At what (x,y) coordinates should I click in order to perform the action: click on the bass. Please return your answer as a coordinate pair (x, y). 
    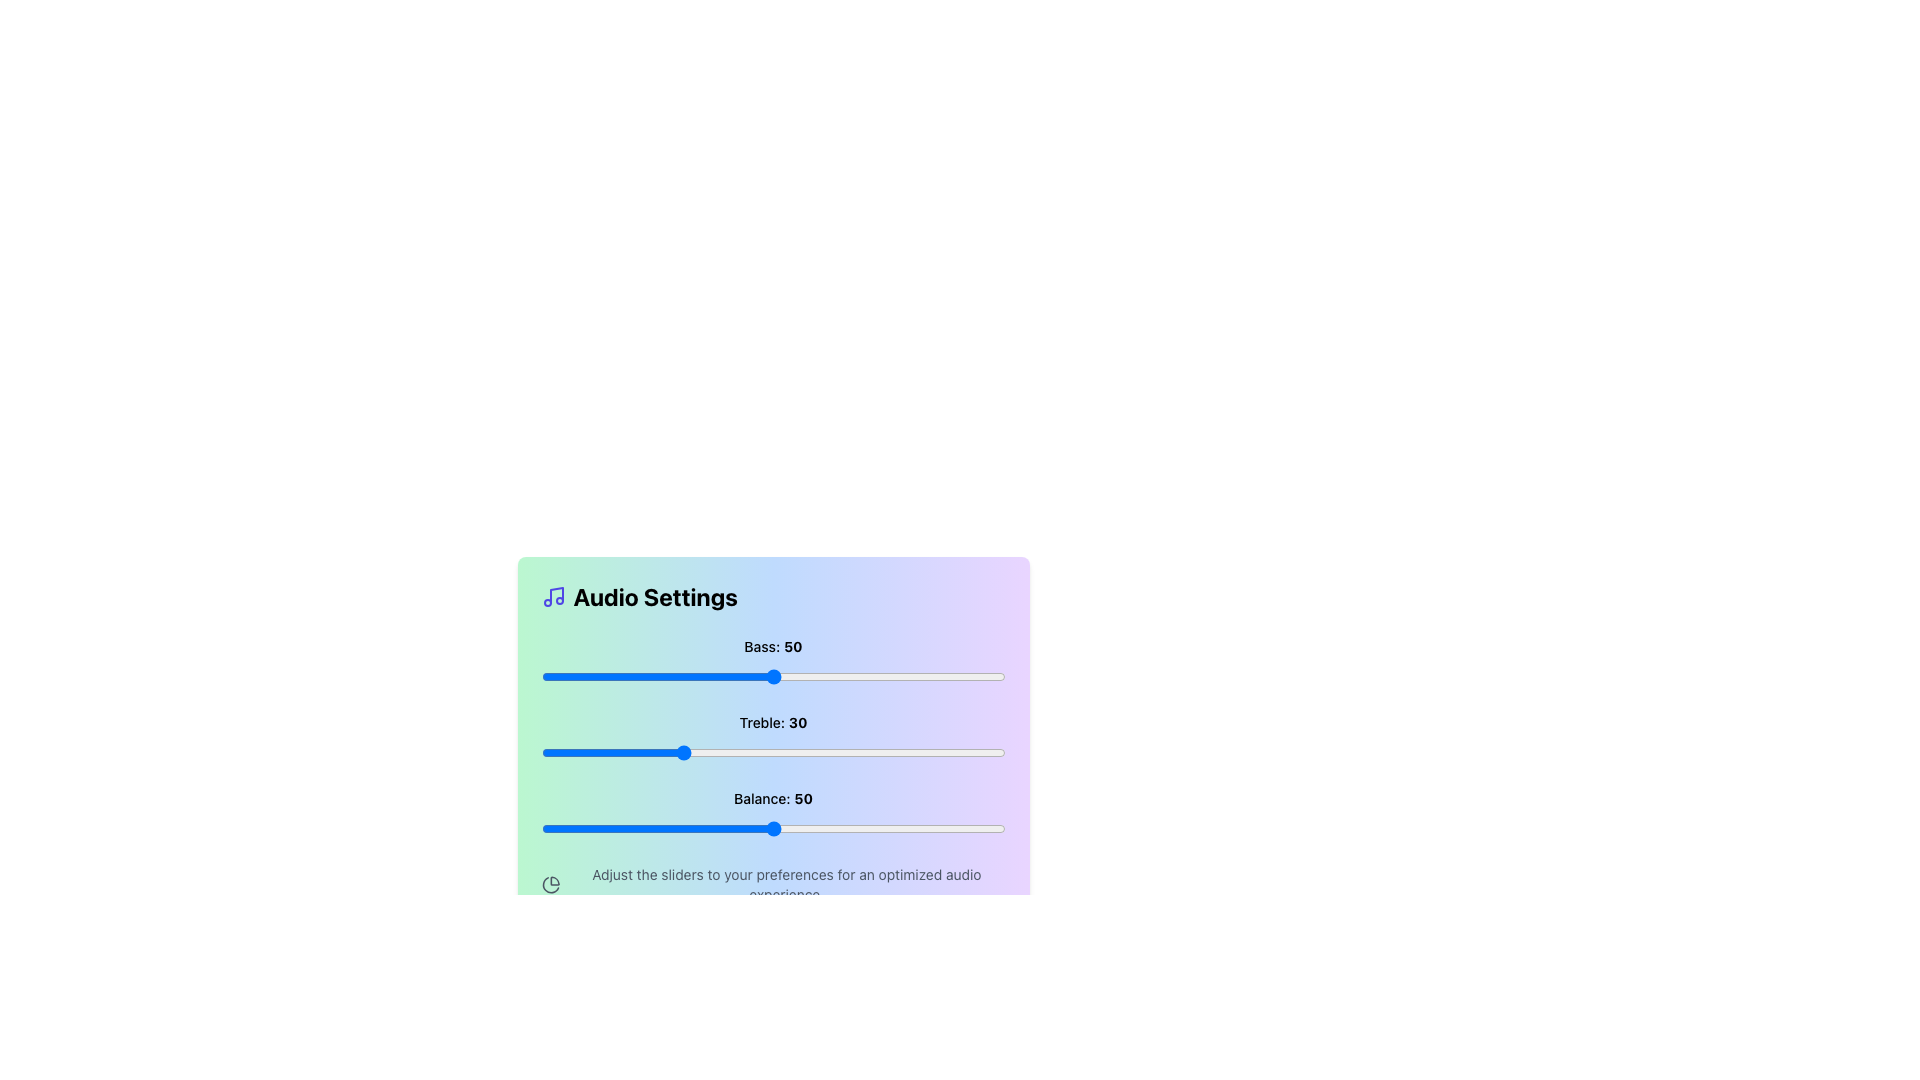
    Looking at the image, I should click on (902, 676).